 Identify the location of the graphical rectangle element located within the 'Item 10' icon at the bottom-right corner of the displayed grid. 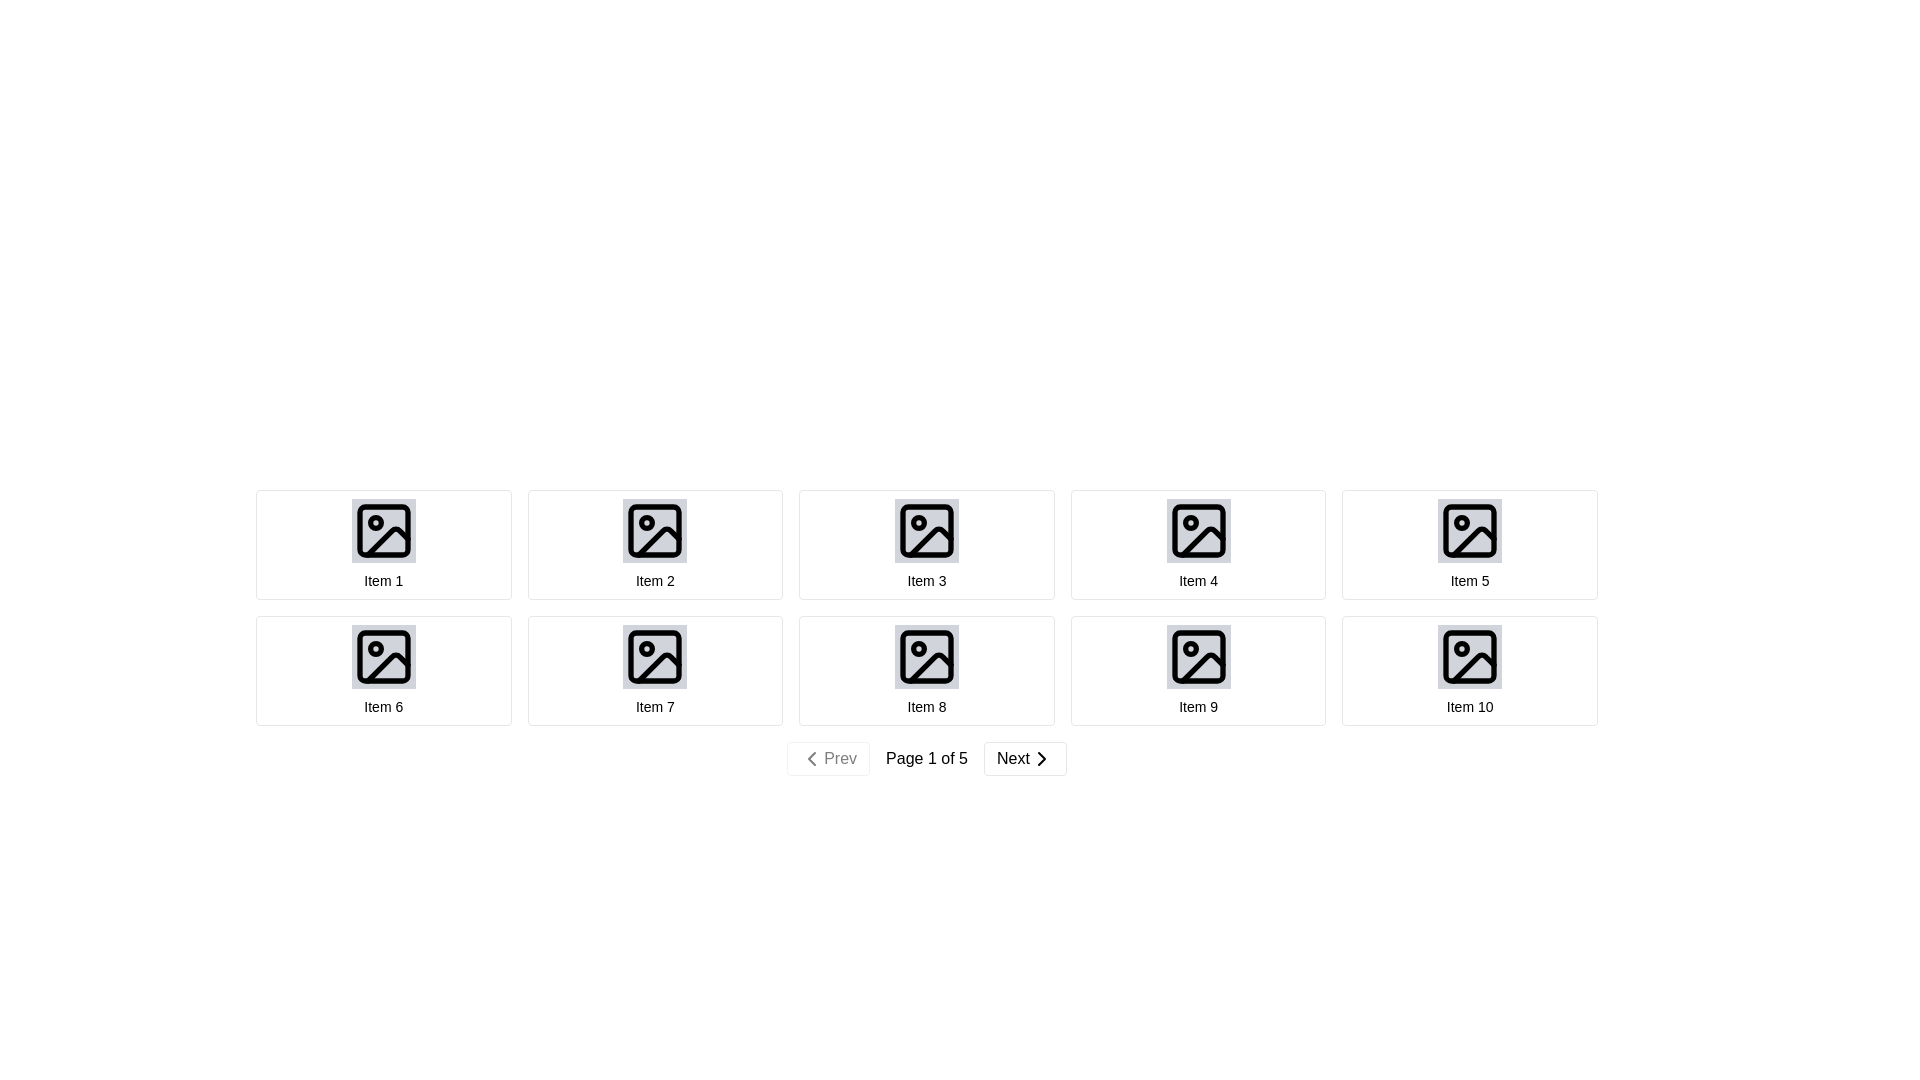
(1470, 656).